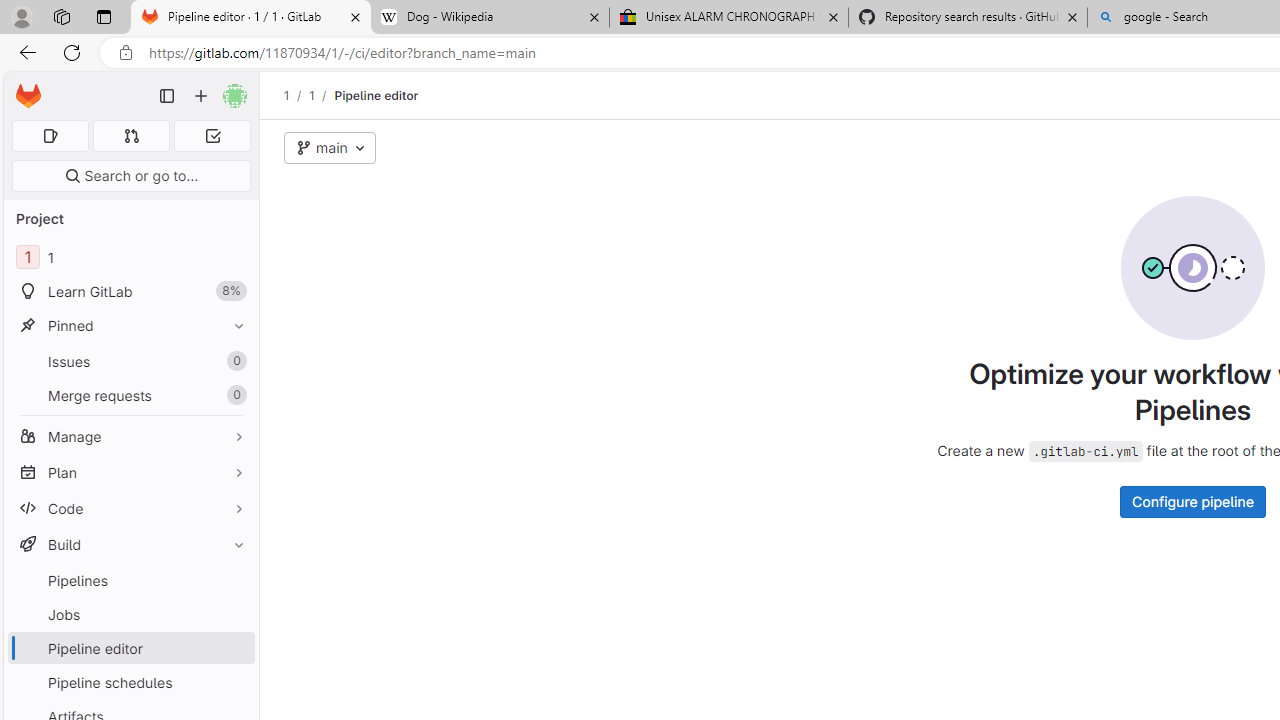 The height and width of the screenshot is (720, 1280). I want to click on 'Primary navigation sidebar', so click(167, 96).